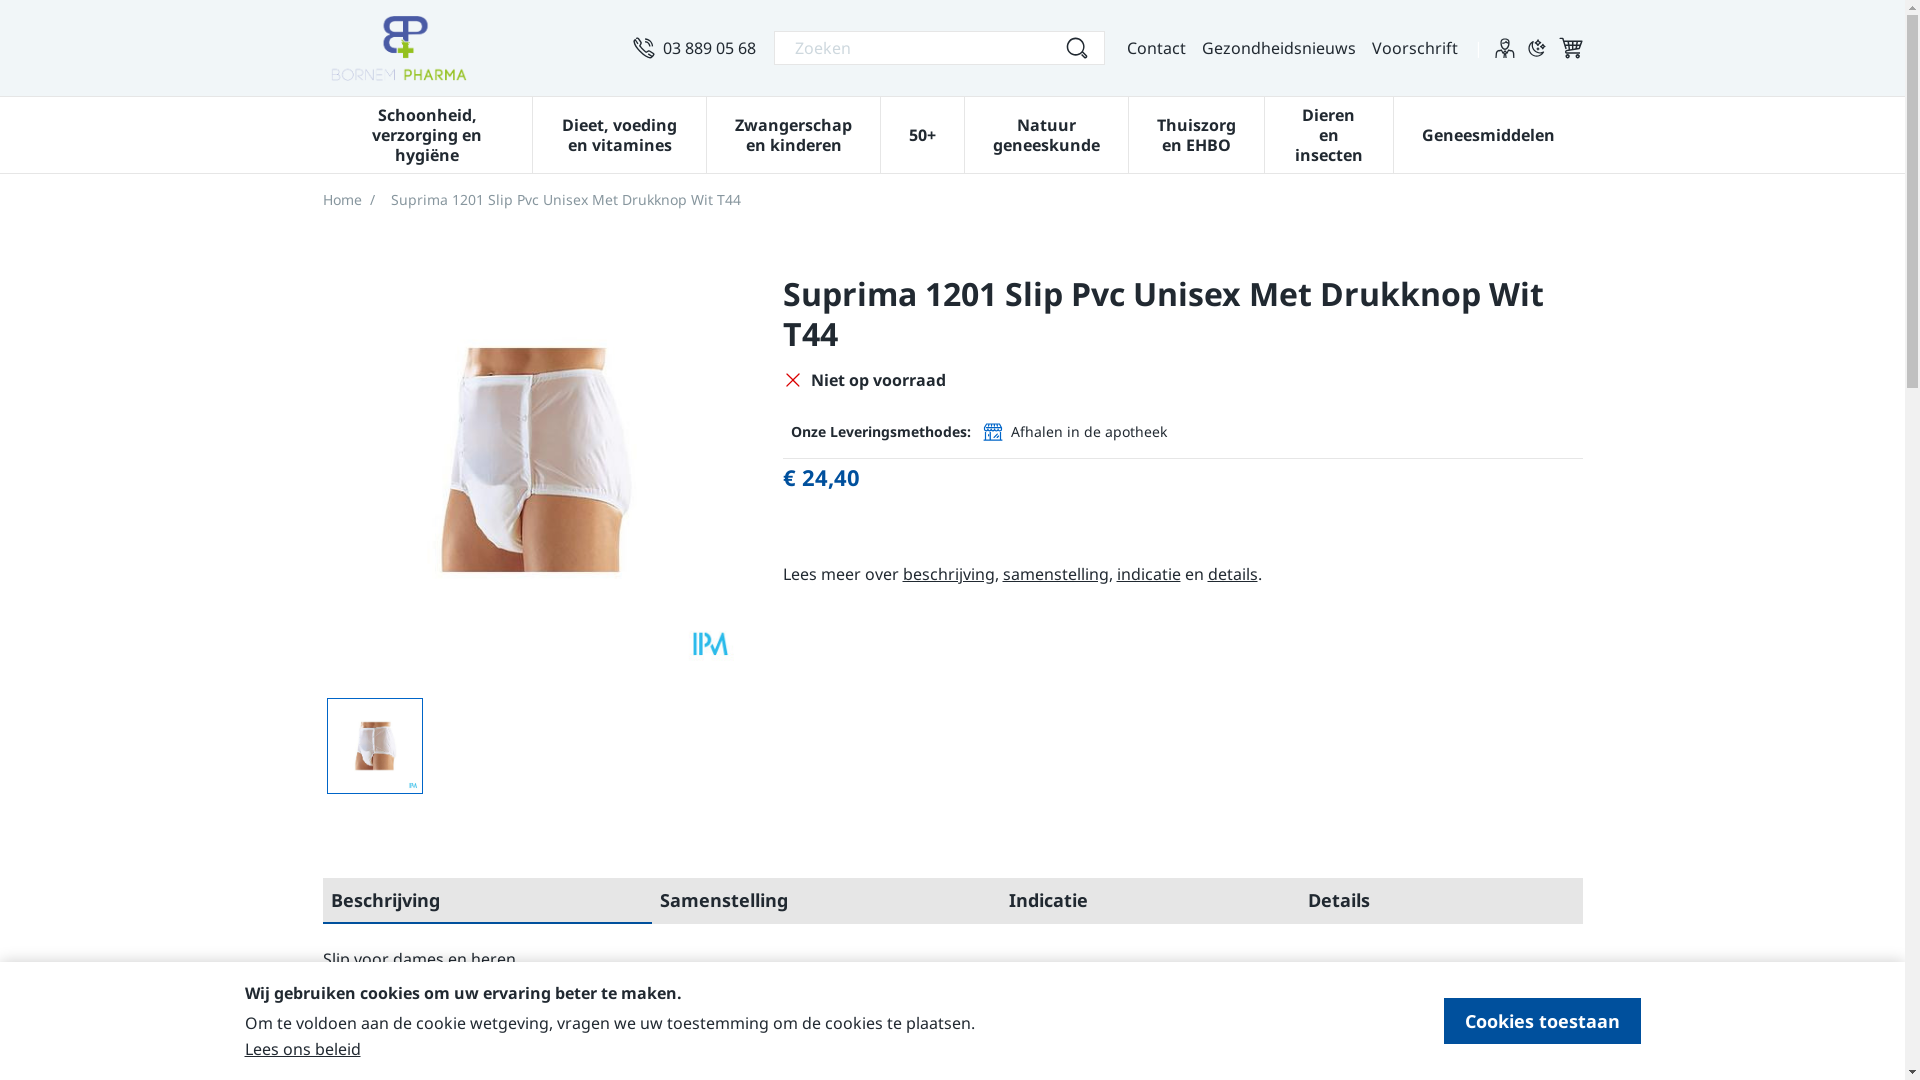 This screenshot has height=1080, width=1920. What do you see at coordinates (341, 200) in the screenshot?
I see `'Home'` at bounding box center [341, 200].